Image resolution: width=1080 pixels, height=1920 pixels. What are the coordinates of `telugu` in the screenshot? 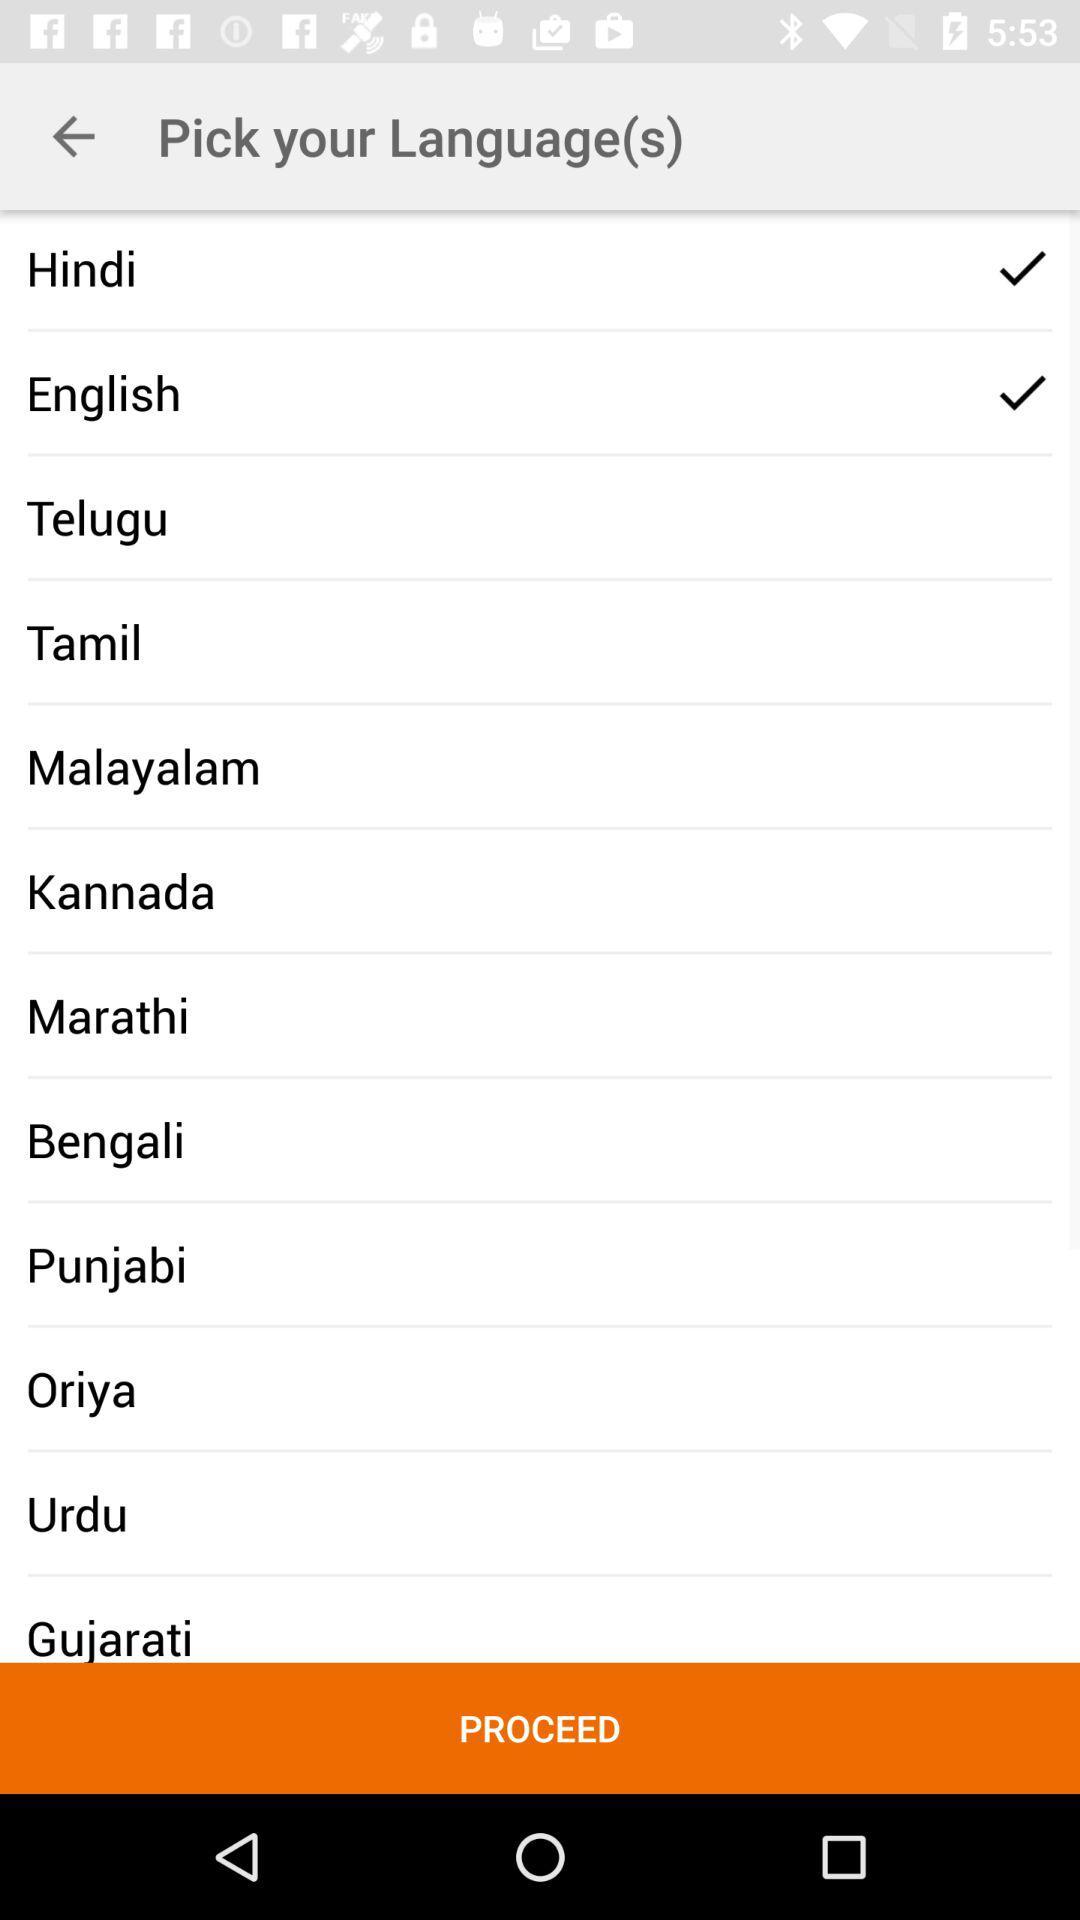 It's located at (97, 517).